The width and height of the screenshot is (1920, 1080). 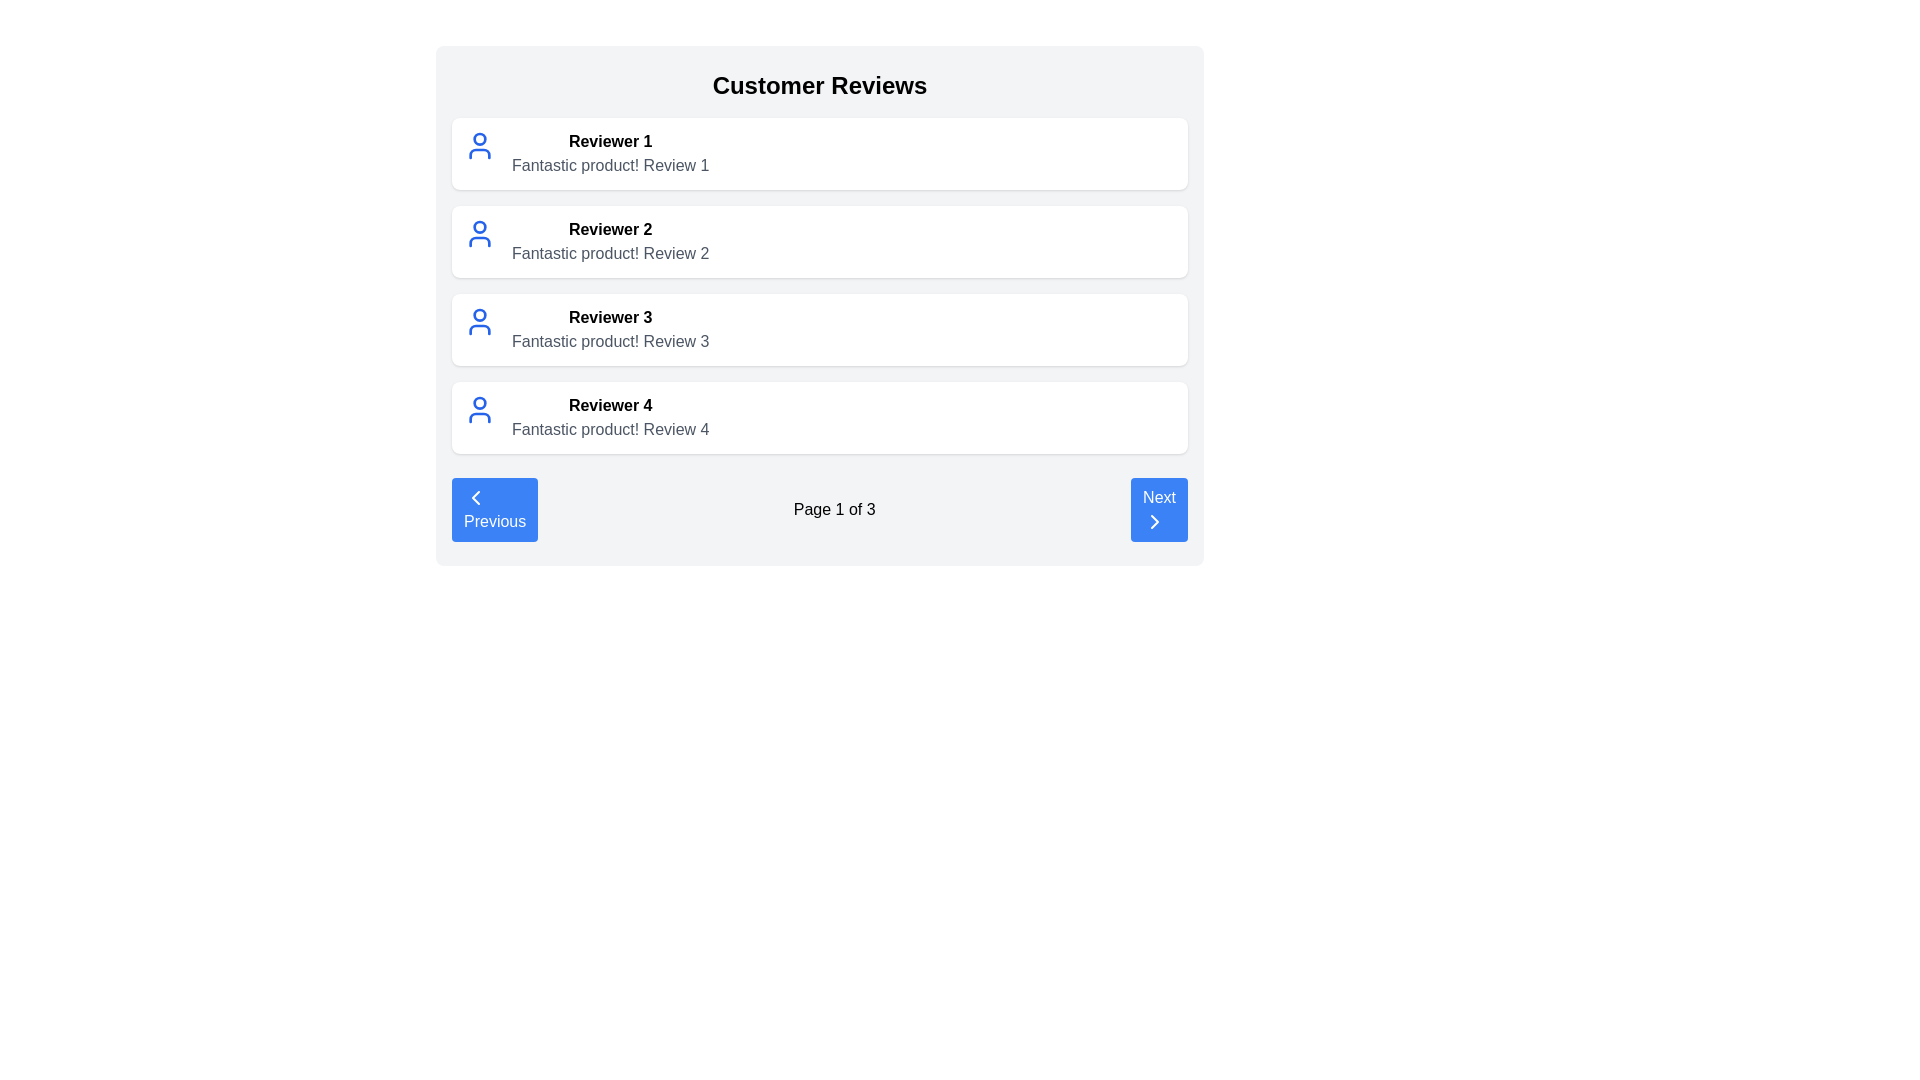 What do you see at coordinates (609, 428) in the screenshot?
I see `content displayed in the text area under 'Reviewer 4', which presents the review text` at bounding box center [609, 428].